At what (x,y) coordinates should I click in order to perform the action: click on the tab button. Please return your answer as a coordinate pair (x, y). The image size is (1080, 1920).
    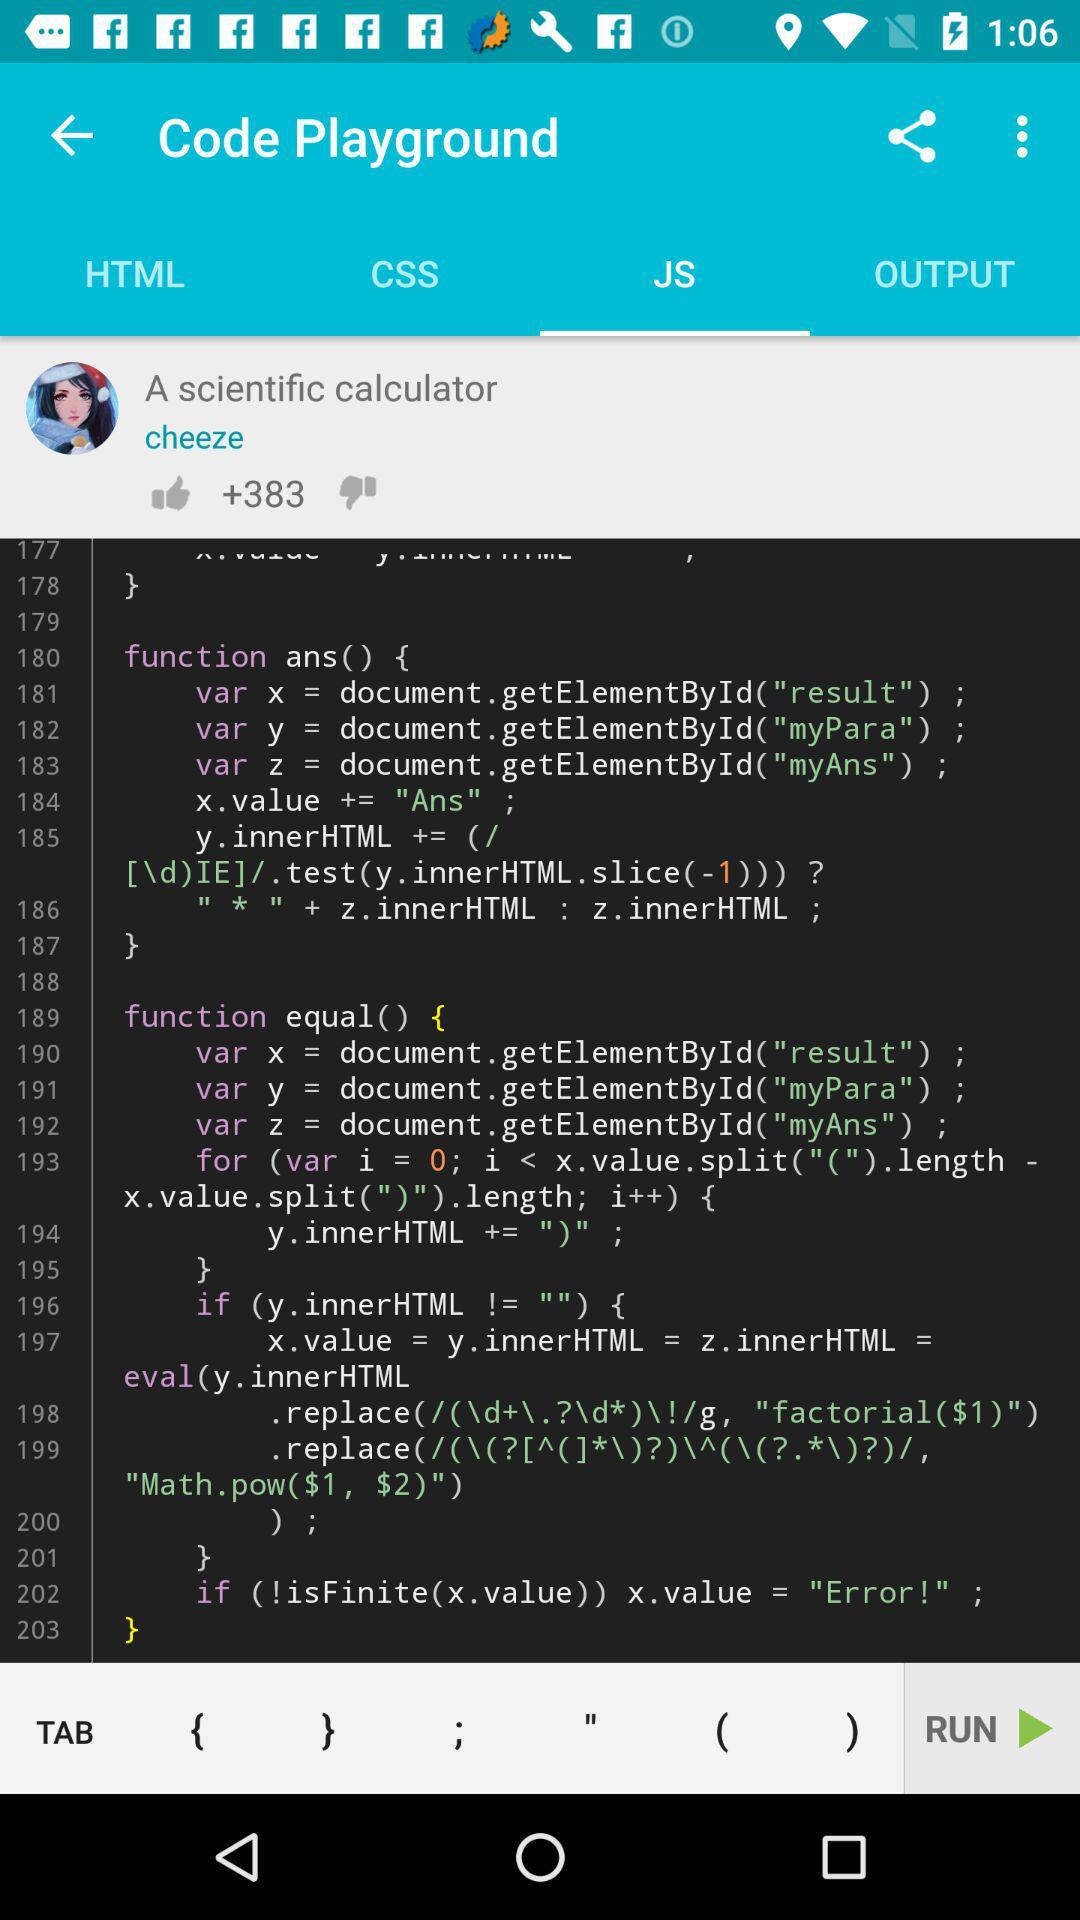
    Looking at the image, I should click on (64, 1728).